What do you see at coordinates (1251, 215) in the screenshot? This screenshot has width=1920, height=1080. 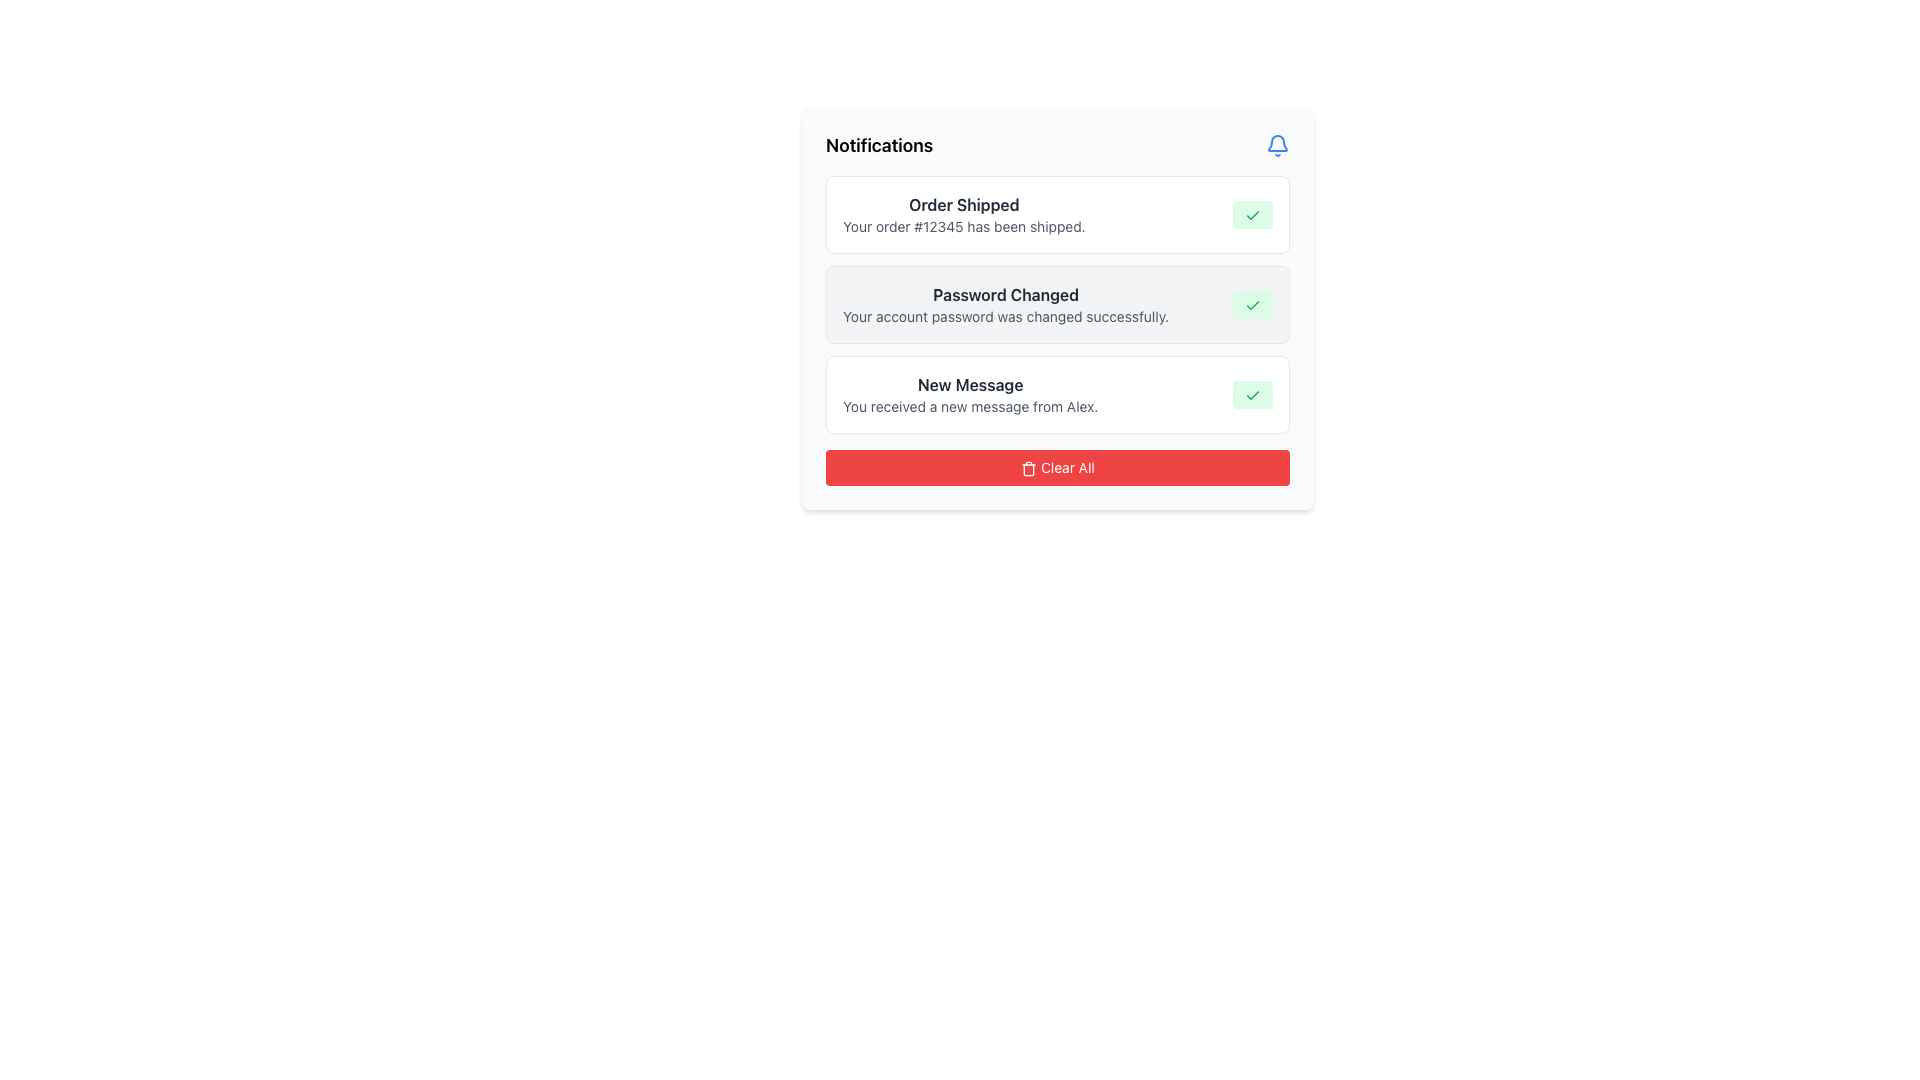 I see `the small, rounded rectangular button with a light green background and a green checkmark icon in its center to confirm the notification for 'Order Shipped'` at bounding box center [1251, 215].